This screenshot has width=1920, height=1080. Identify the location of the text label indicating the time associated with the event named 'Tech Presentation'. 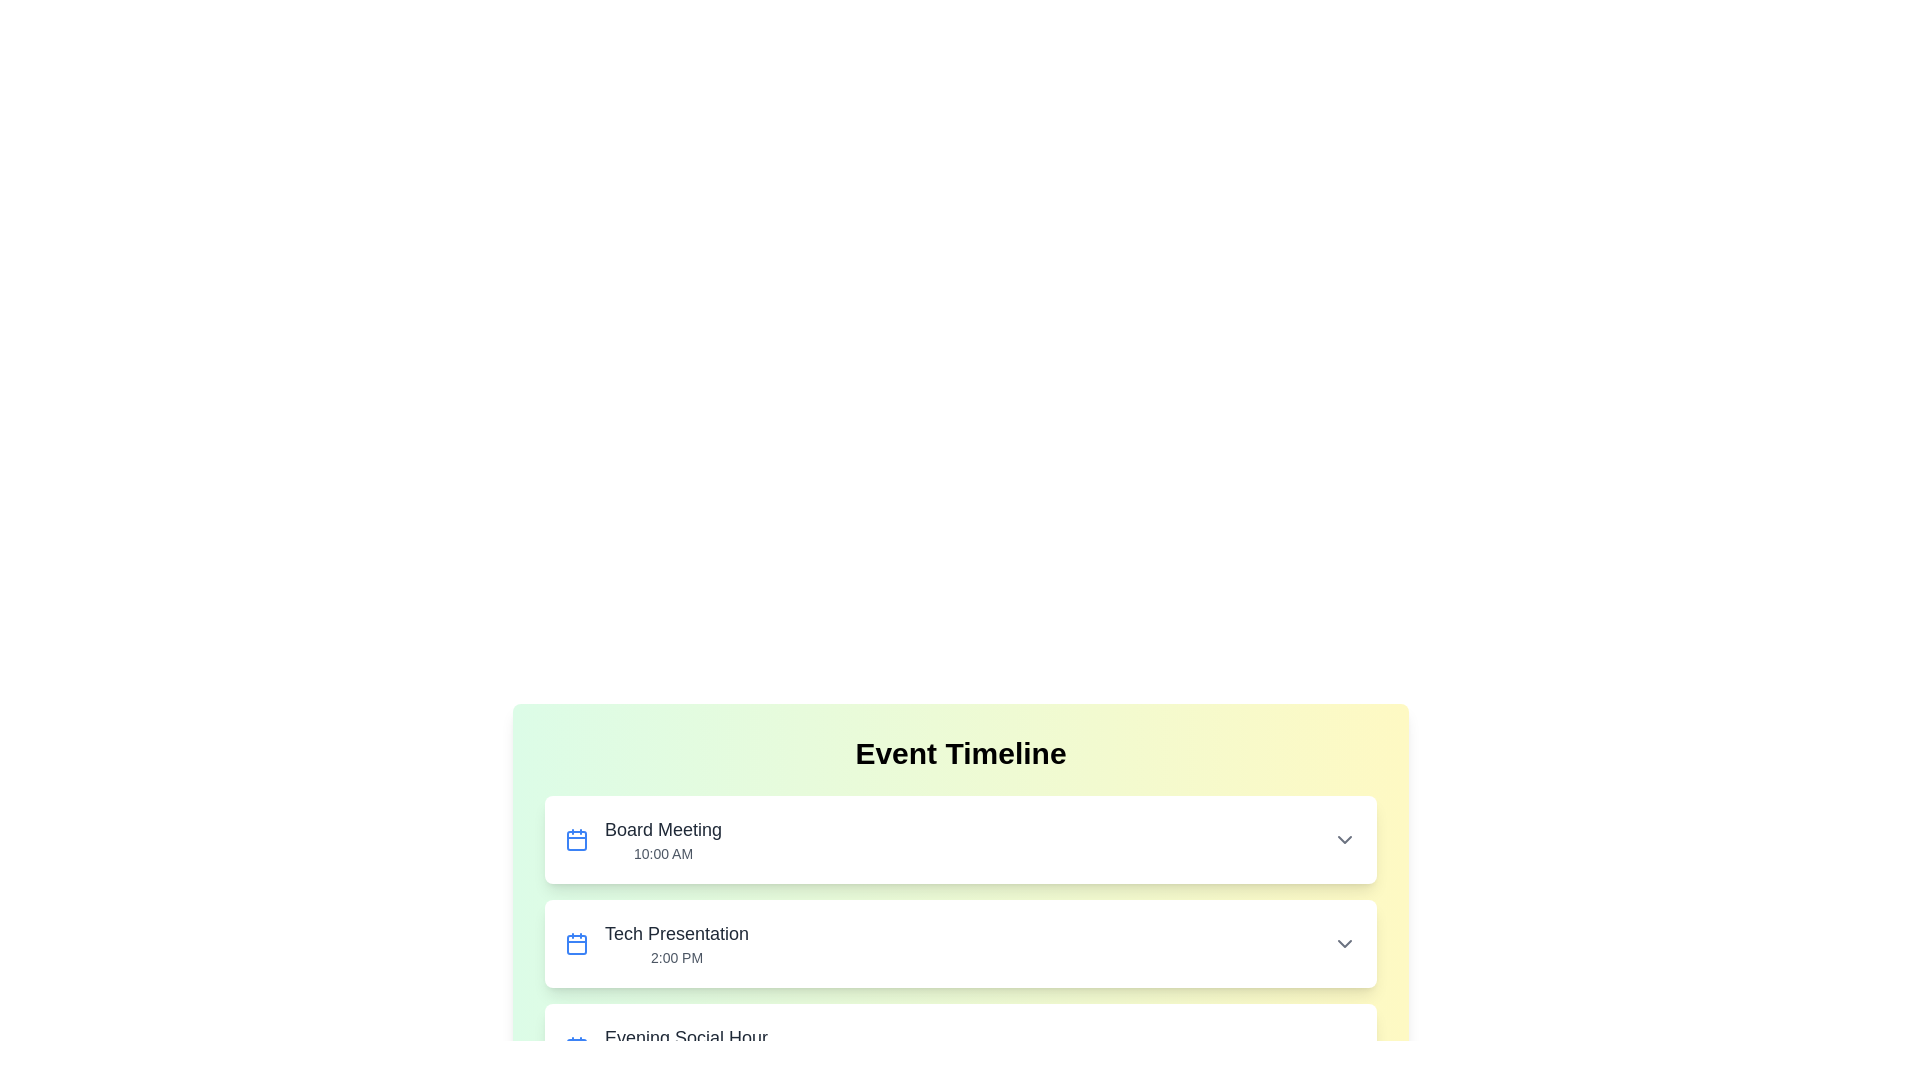
(676, 956).